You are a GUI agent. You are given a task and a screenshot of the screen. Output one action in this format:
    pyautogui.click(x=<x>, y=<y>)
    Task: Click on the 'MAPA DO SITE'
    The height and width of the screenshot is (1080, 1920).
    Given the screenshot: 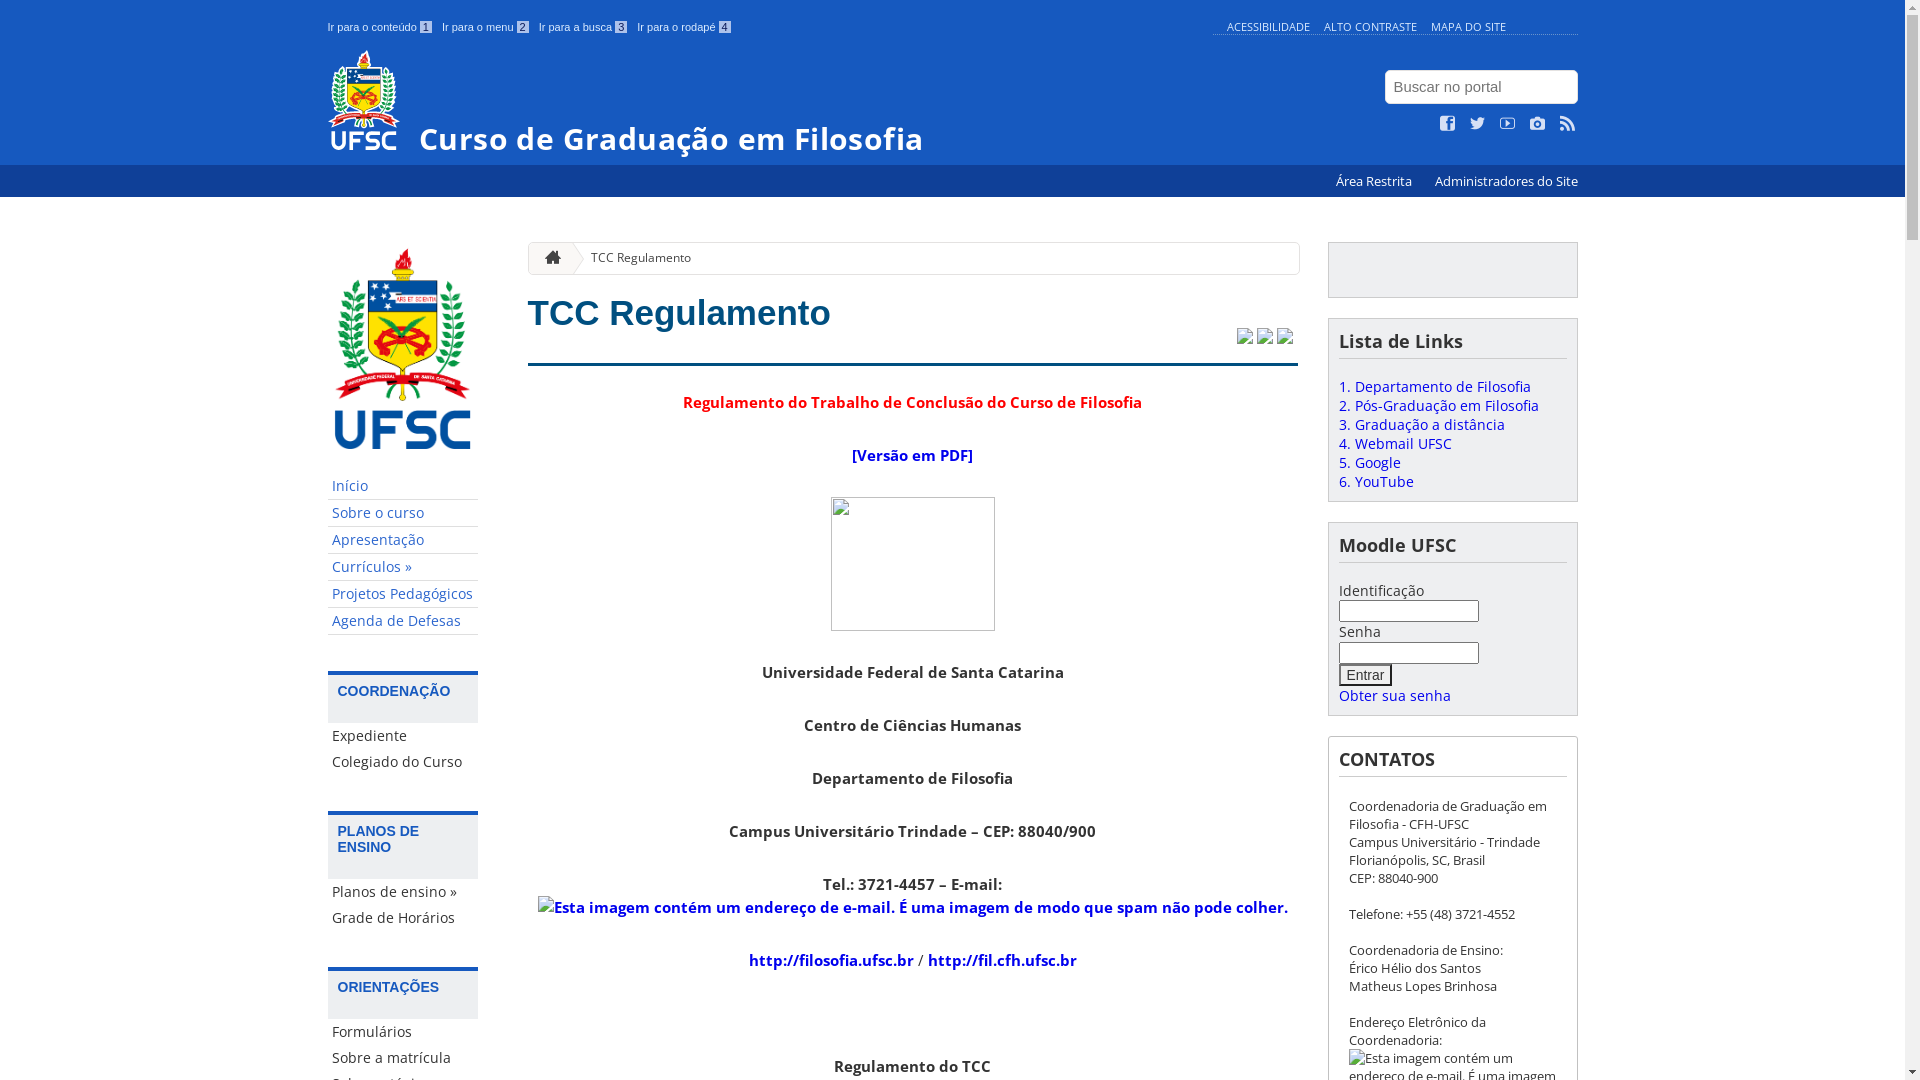 What is the action you would take?
    pyautogui.click(x=1467, y=26)
    